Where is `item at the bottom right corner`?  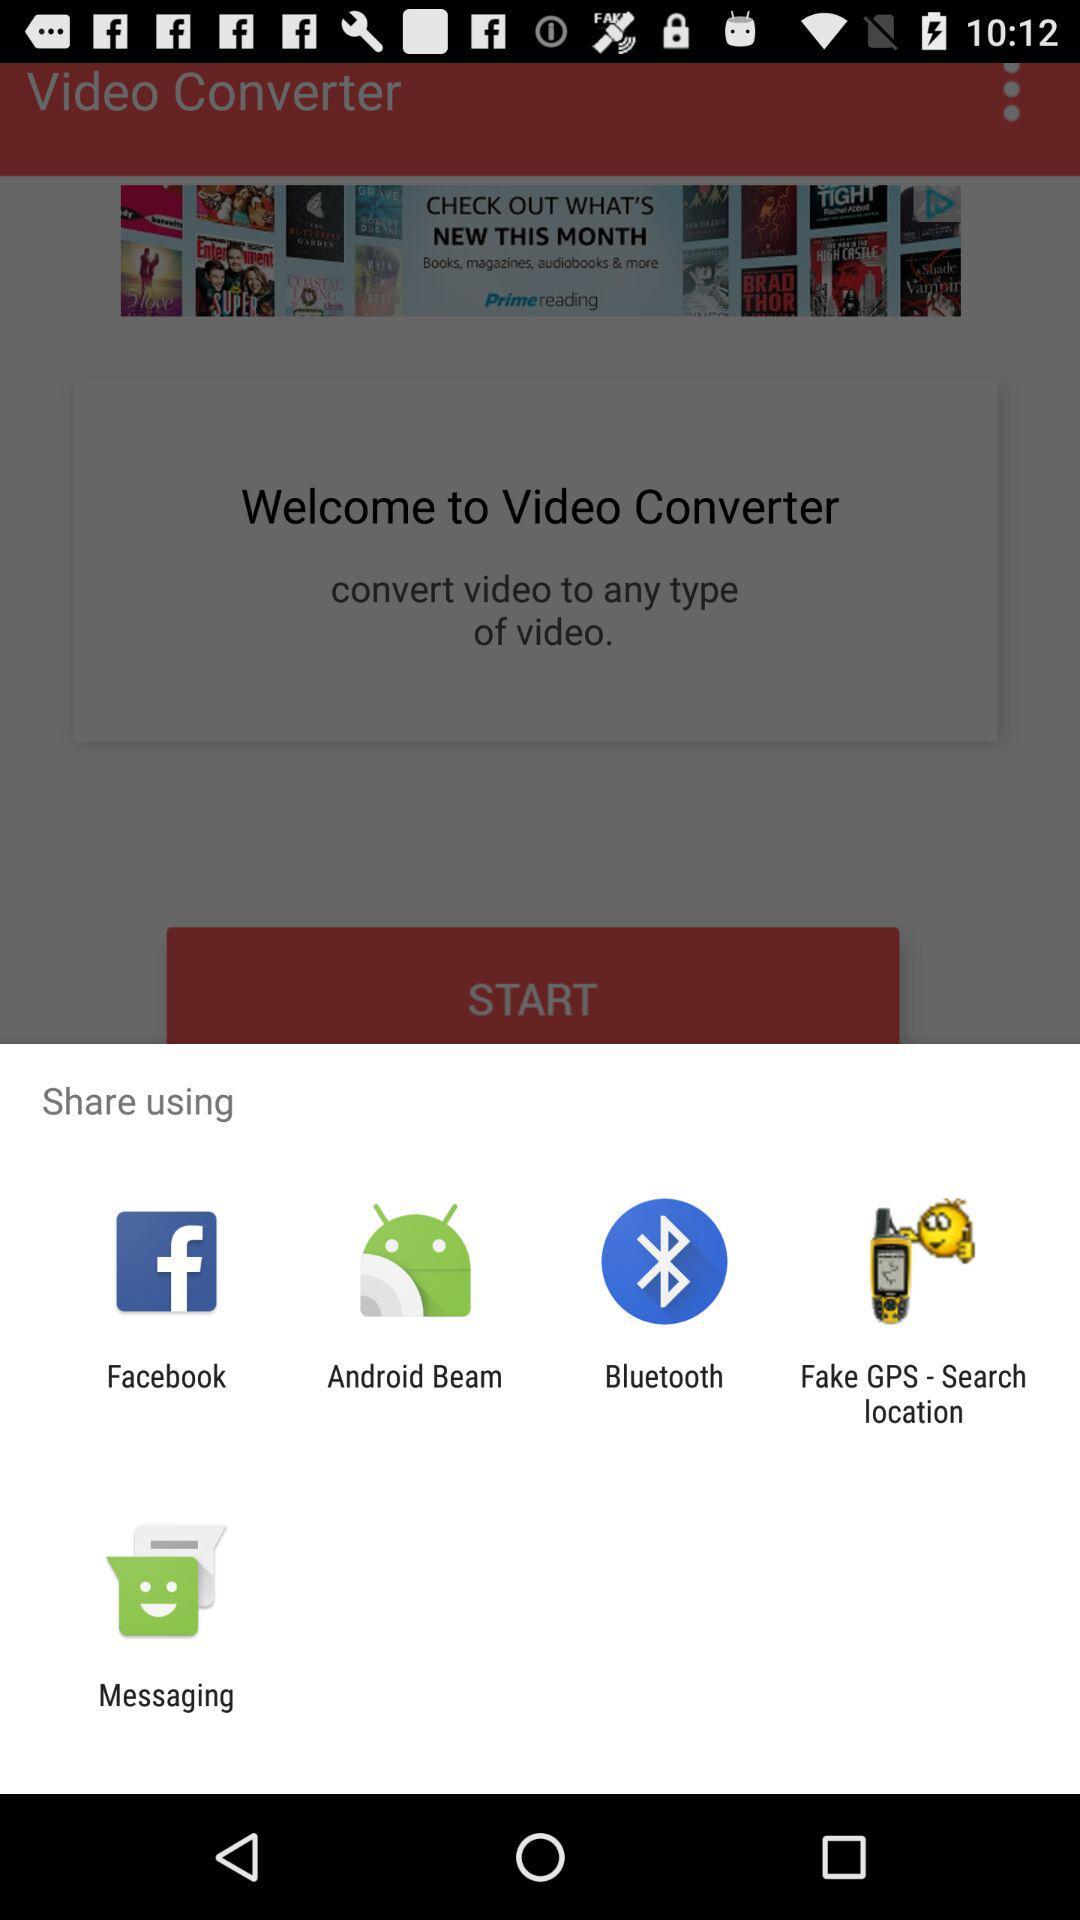 item at the bottom right corner is located at coordinates (913, 1392).